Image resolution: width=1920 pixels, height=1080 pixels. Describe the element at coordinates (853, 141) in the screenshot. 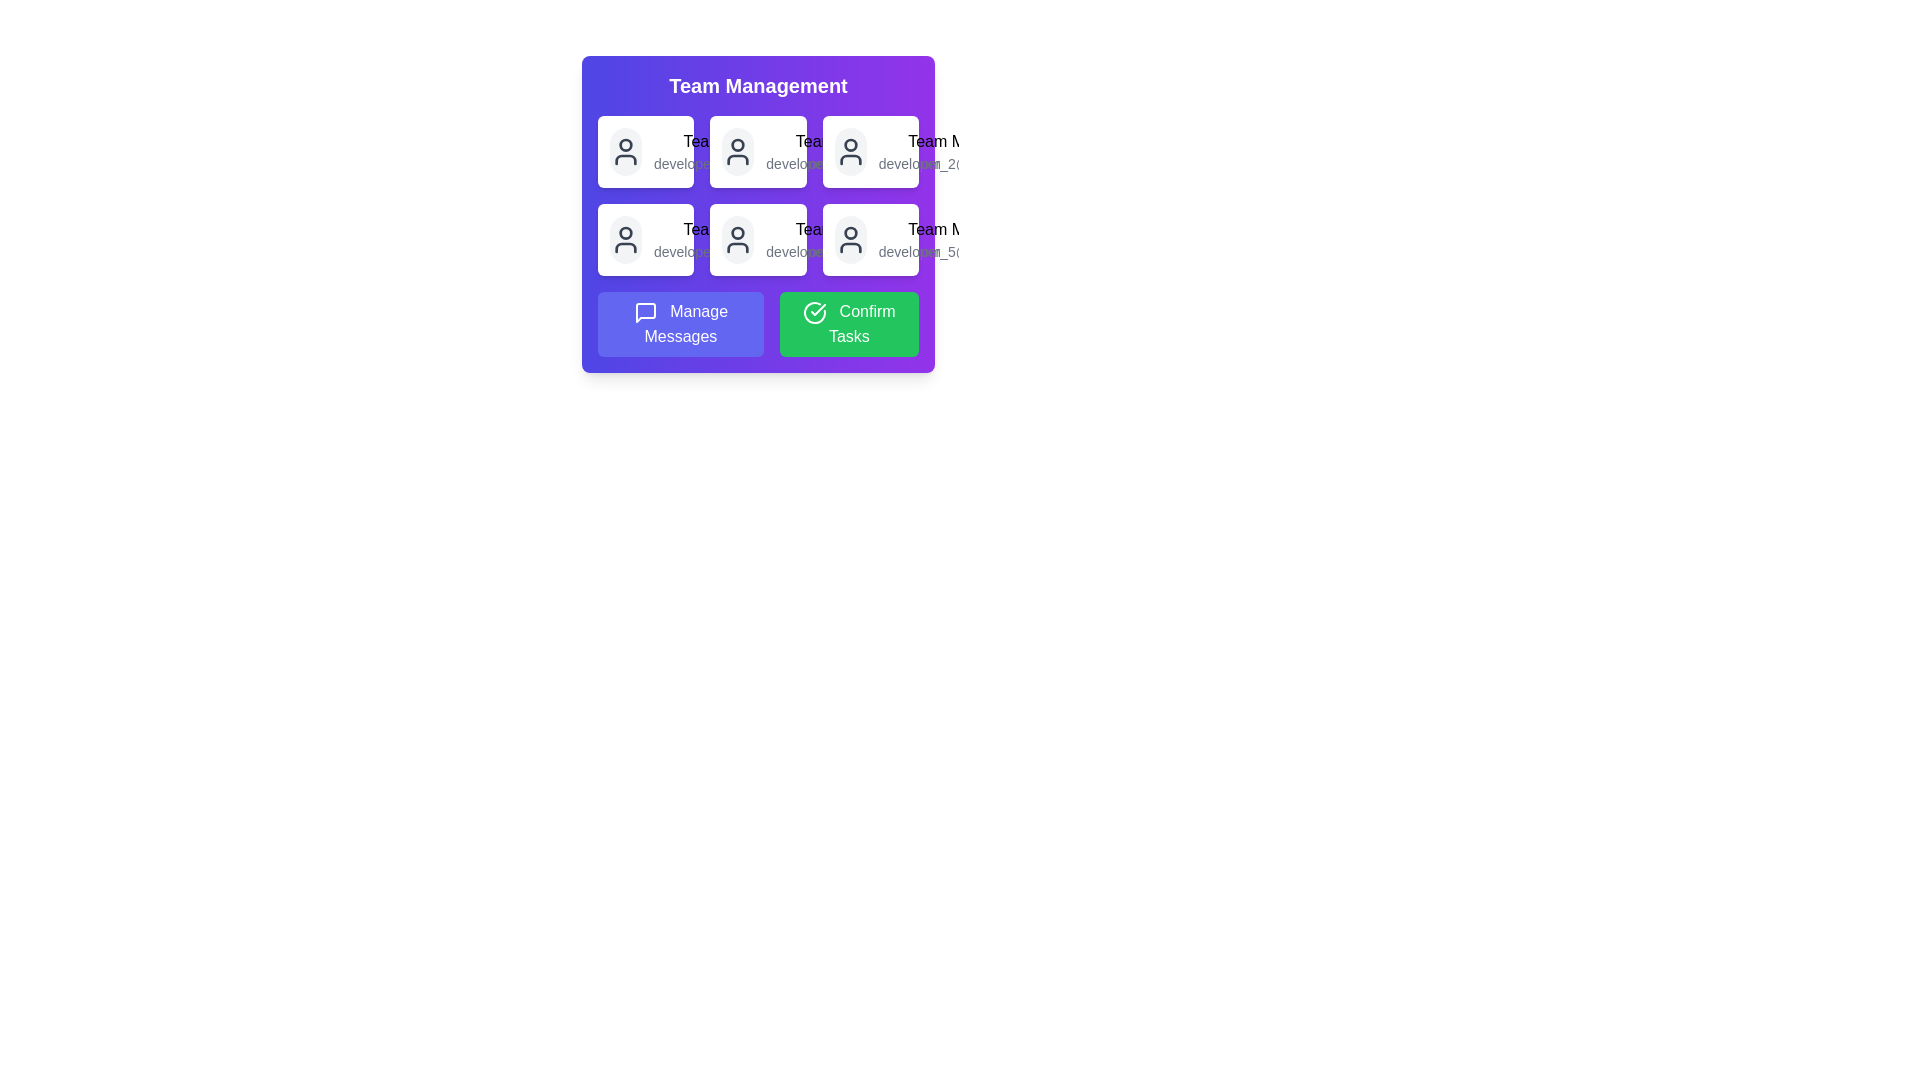

I see `the text label identifying the team member in the second row, second column of the grid layout for team management` at that location.